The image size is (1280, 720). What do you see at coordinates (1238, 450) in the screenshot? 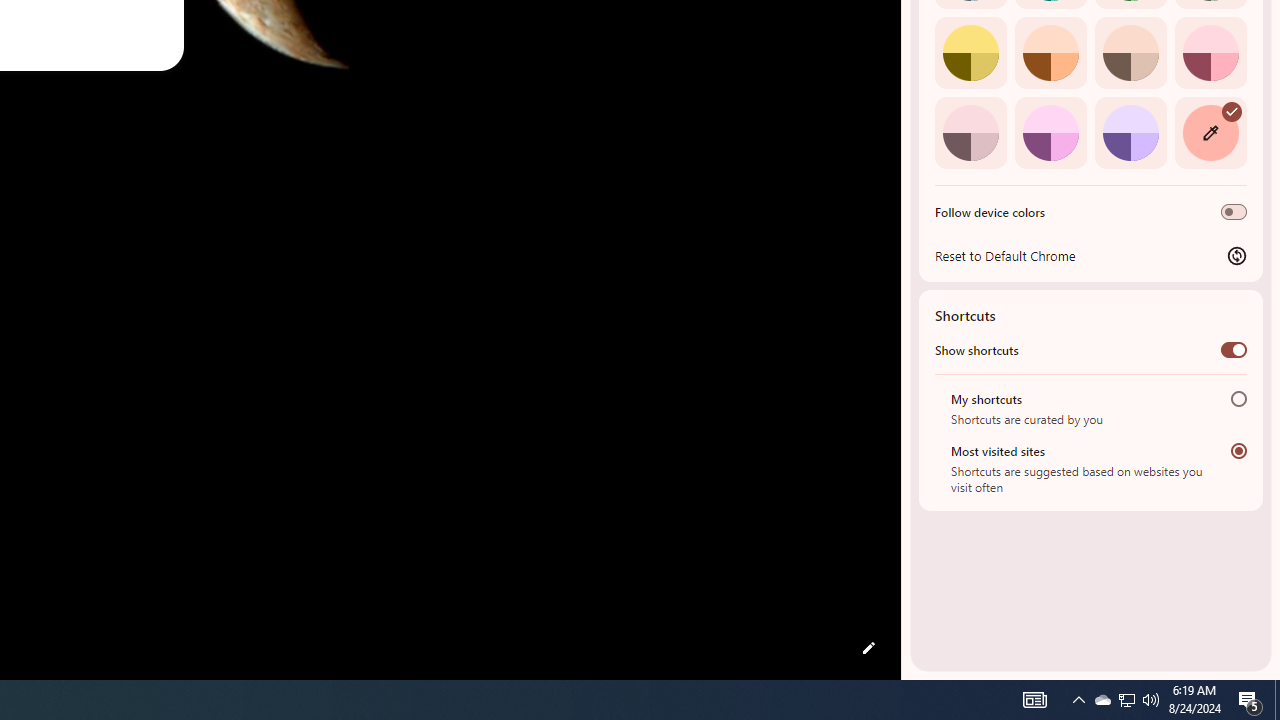
I see `'Most visited sites'` at bounding box center [1238, 450].